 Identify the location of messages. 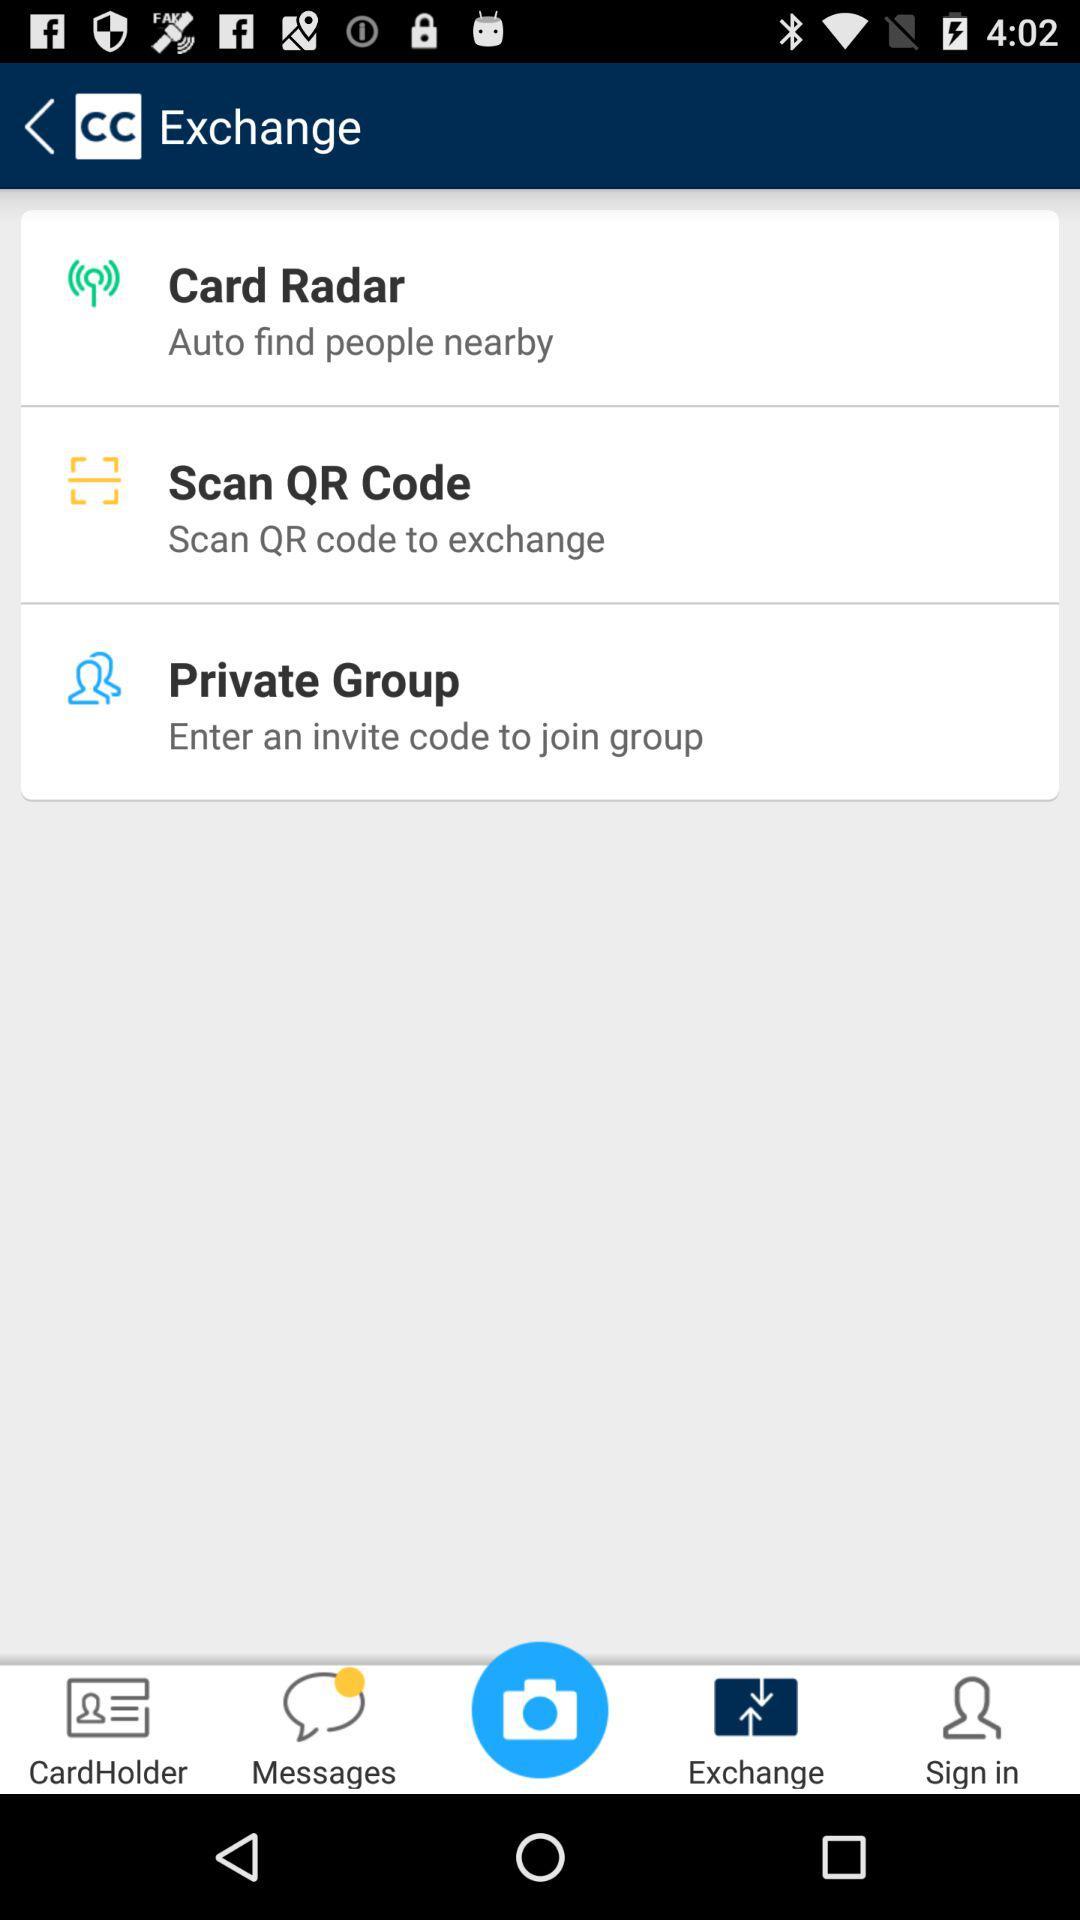
(323, 1726).